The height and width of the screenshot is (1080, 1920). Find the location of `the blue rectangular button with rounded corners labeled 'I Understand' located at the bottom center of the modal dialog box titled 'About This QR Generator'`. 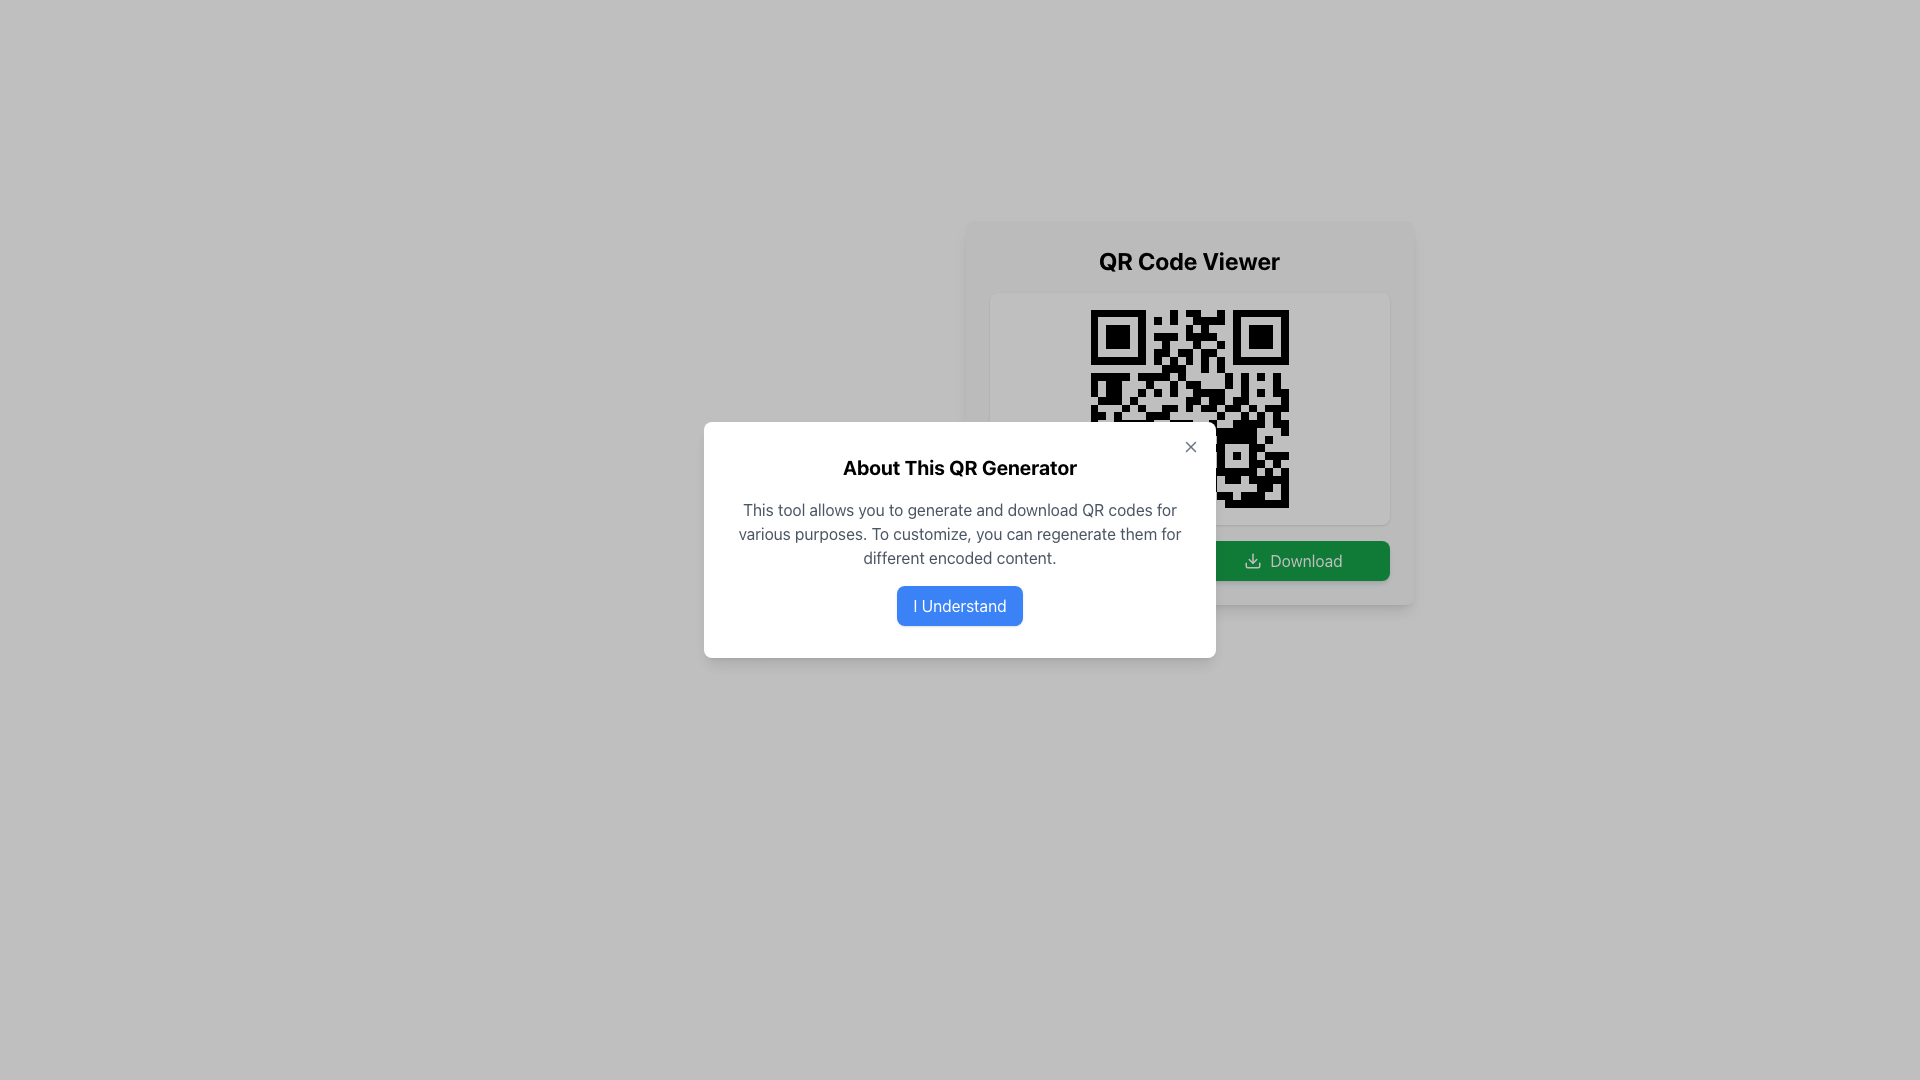

the blue rectangular button with rounded corners labeled 'I Understand' located at the bottom center of the modal dialog box titled 'About This QR Generator' is located at coordinates (960, 604).